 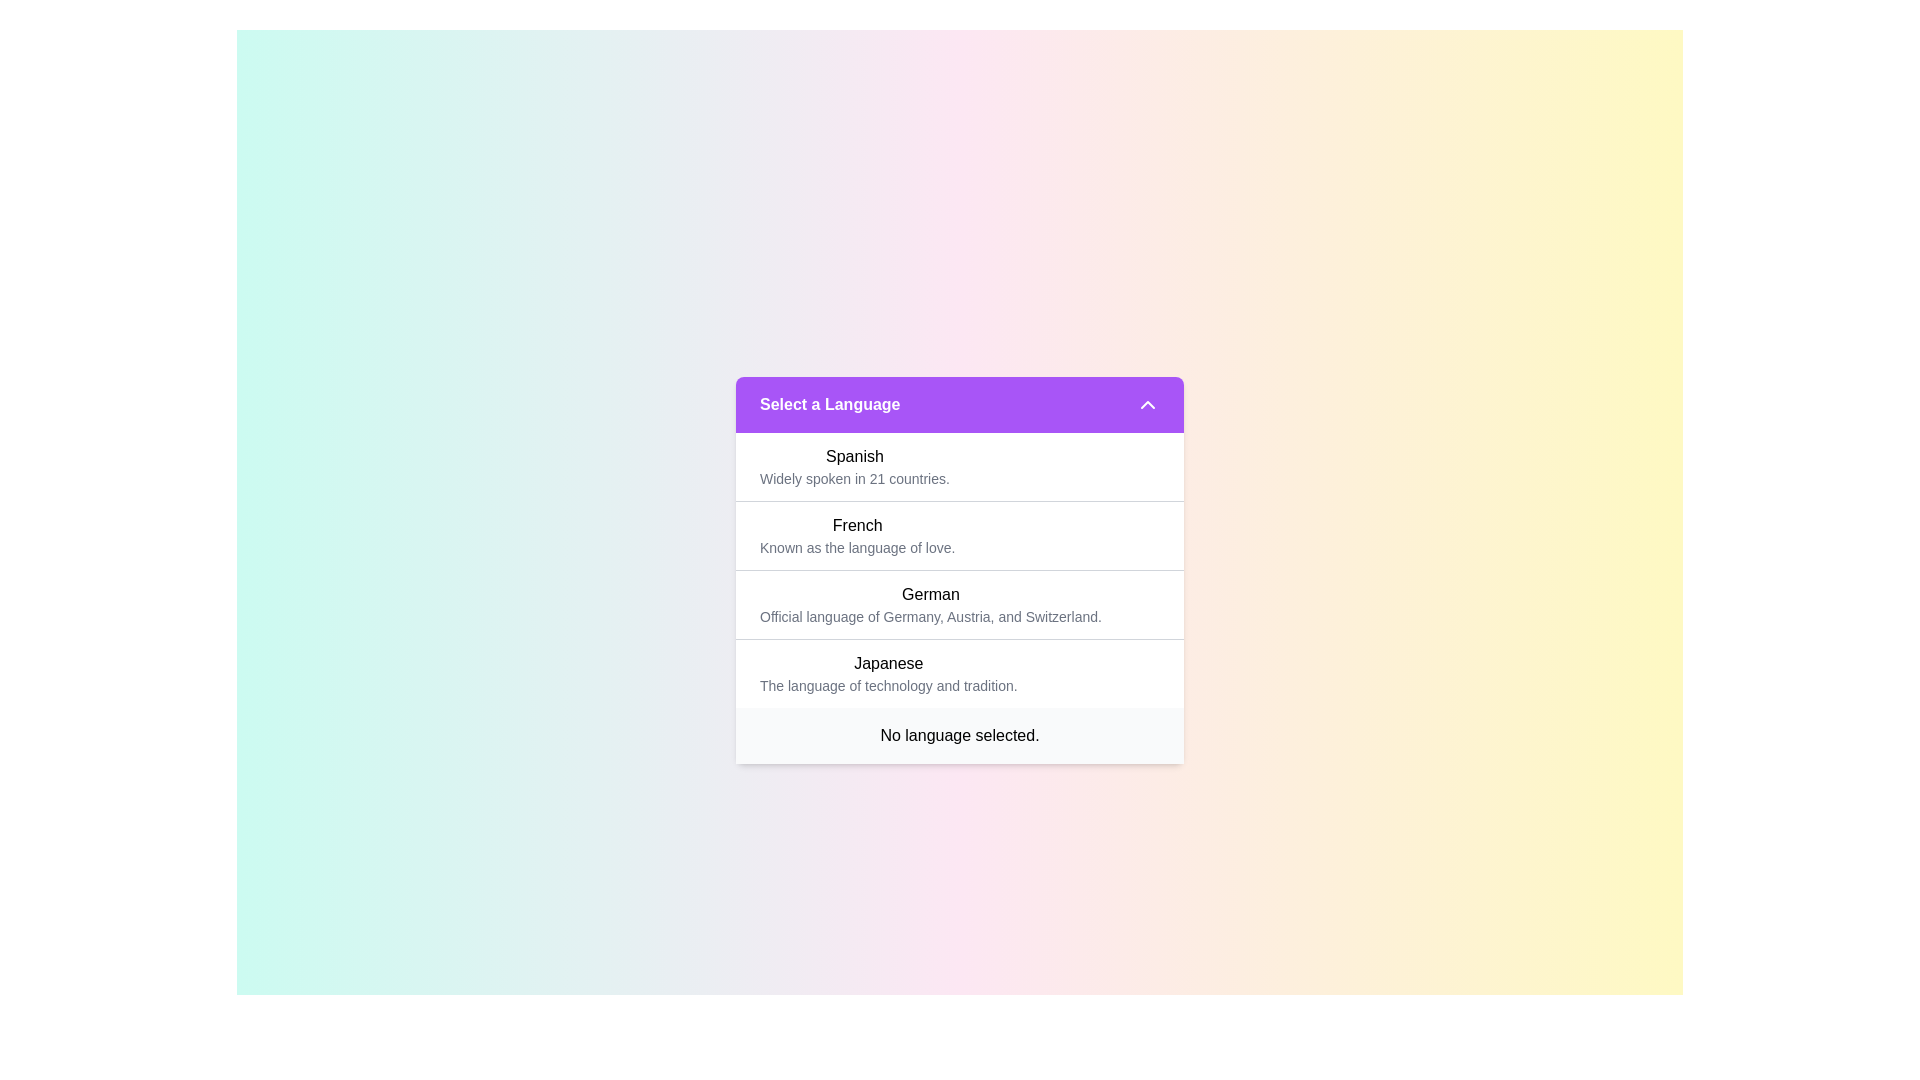 I want to click on the text label that provides additional information about the 'Japanese' language, located beneath the bold text 'Japanese' in the dropdown list of the language selection menu, so click(x=887, y=684).